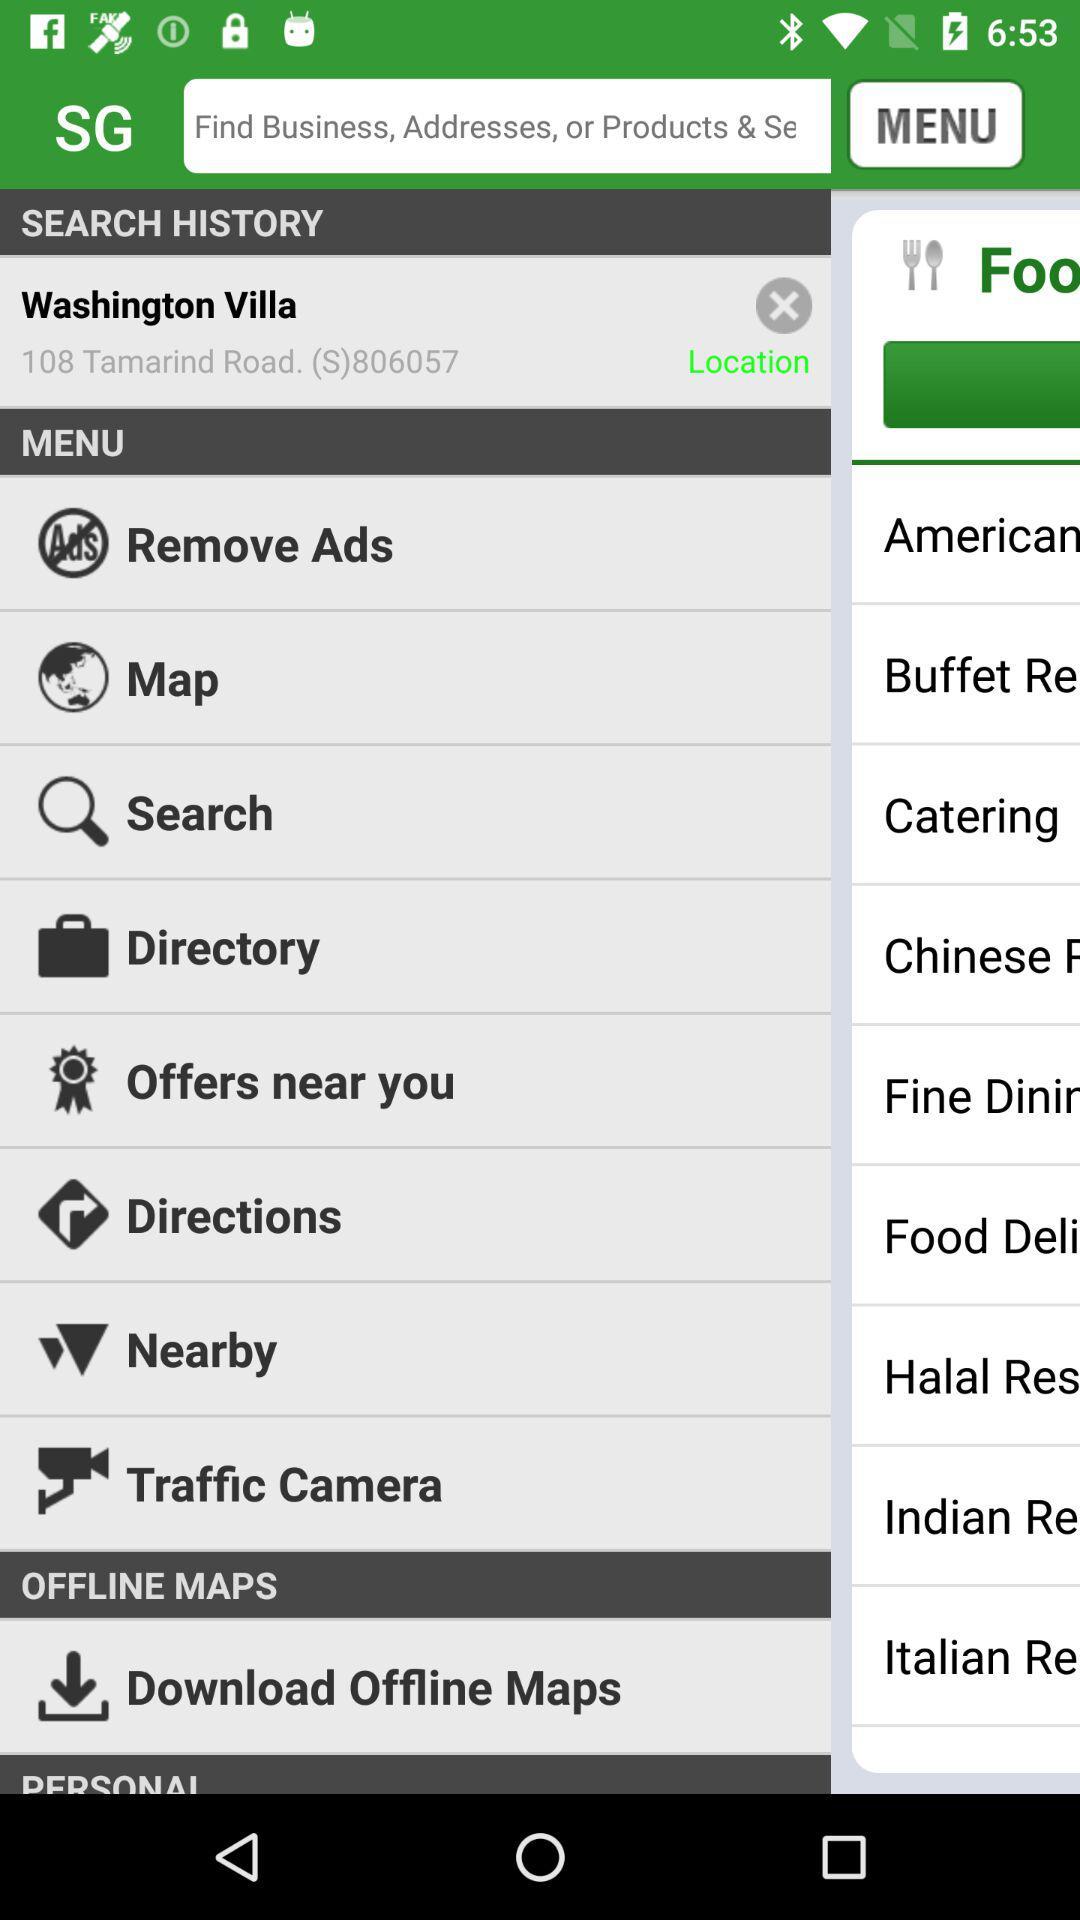  Describe the element at coordinates (759, 360) in the screenshot. I see `the location item` at that location.